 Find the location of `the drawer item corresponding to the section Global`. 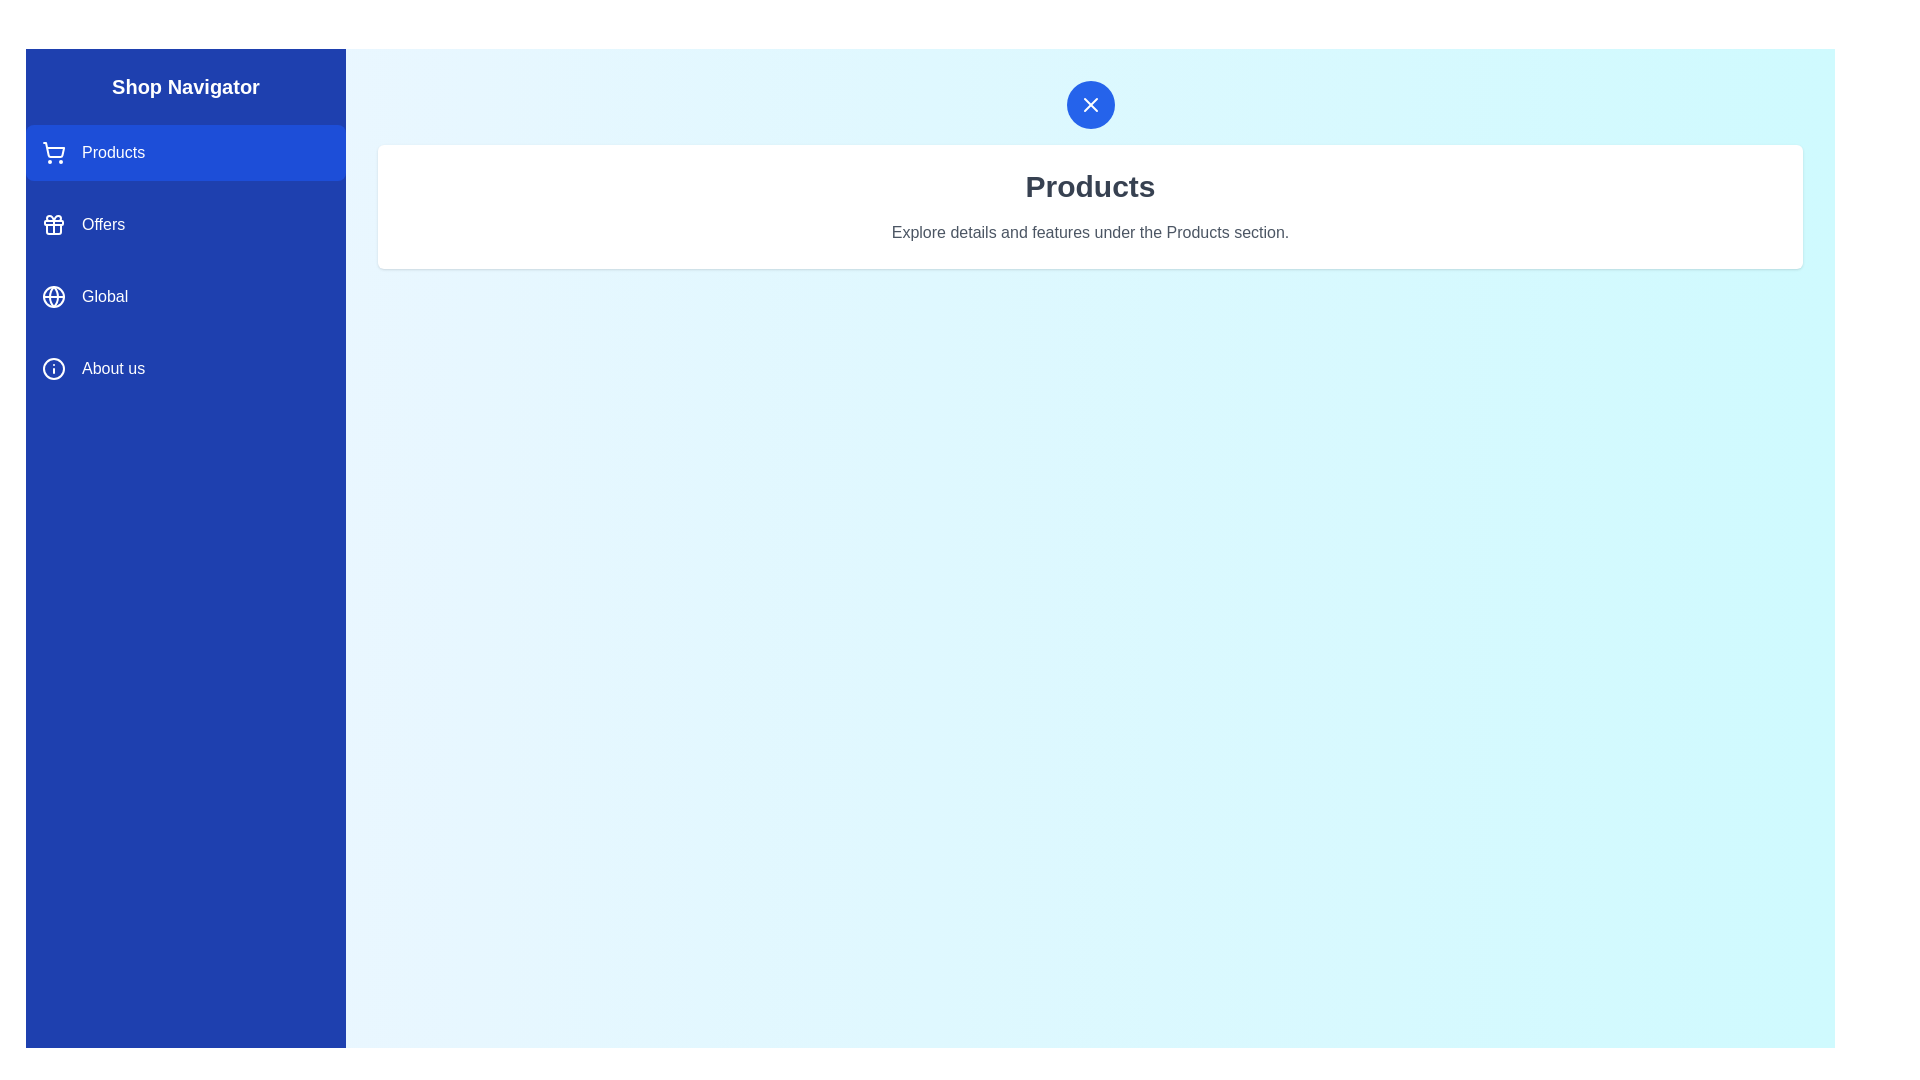

the drawer item corresponding to the section Global is located at coordinates (186, 297).